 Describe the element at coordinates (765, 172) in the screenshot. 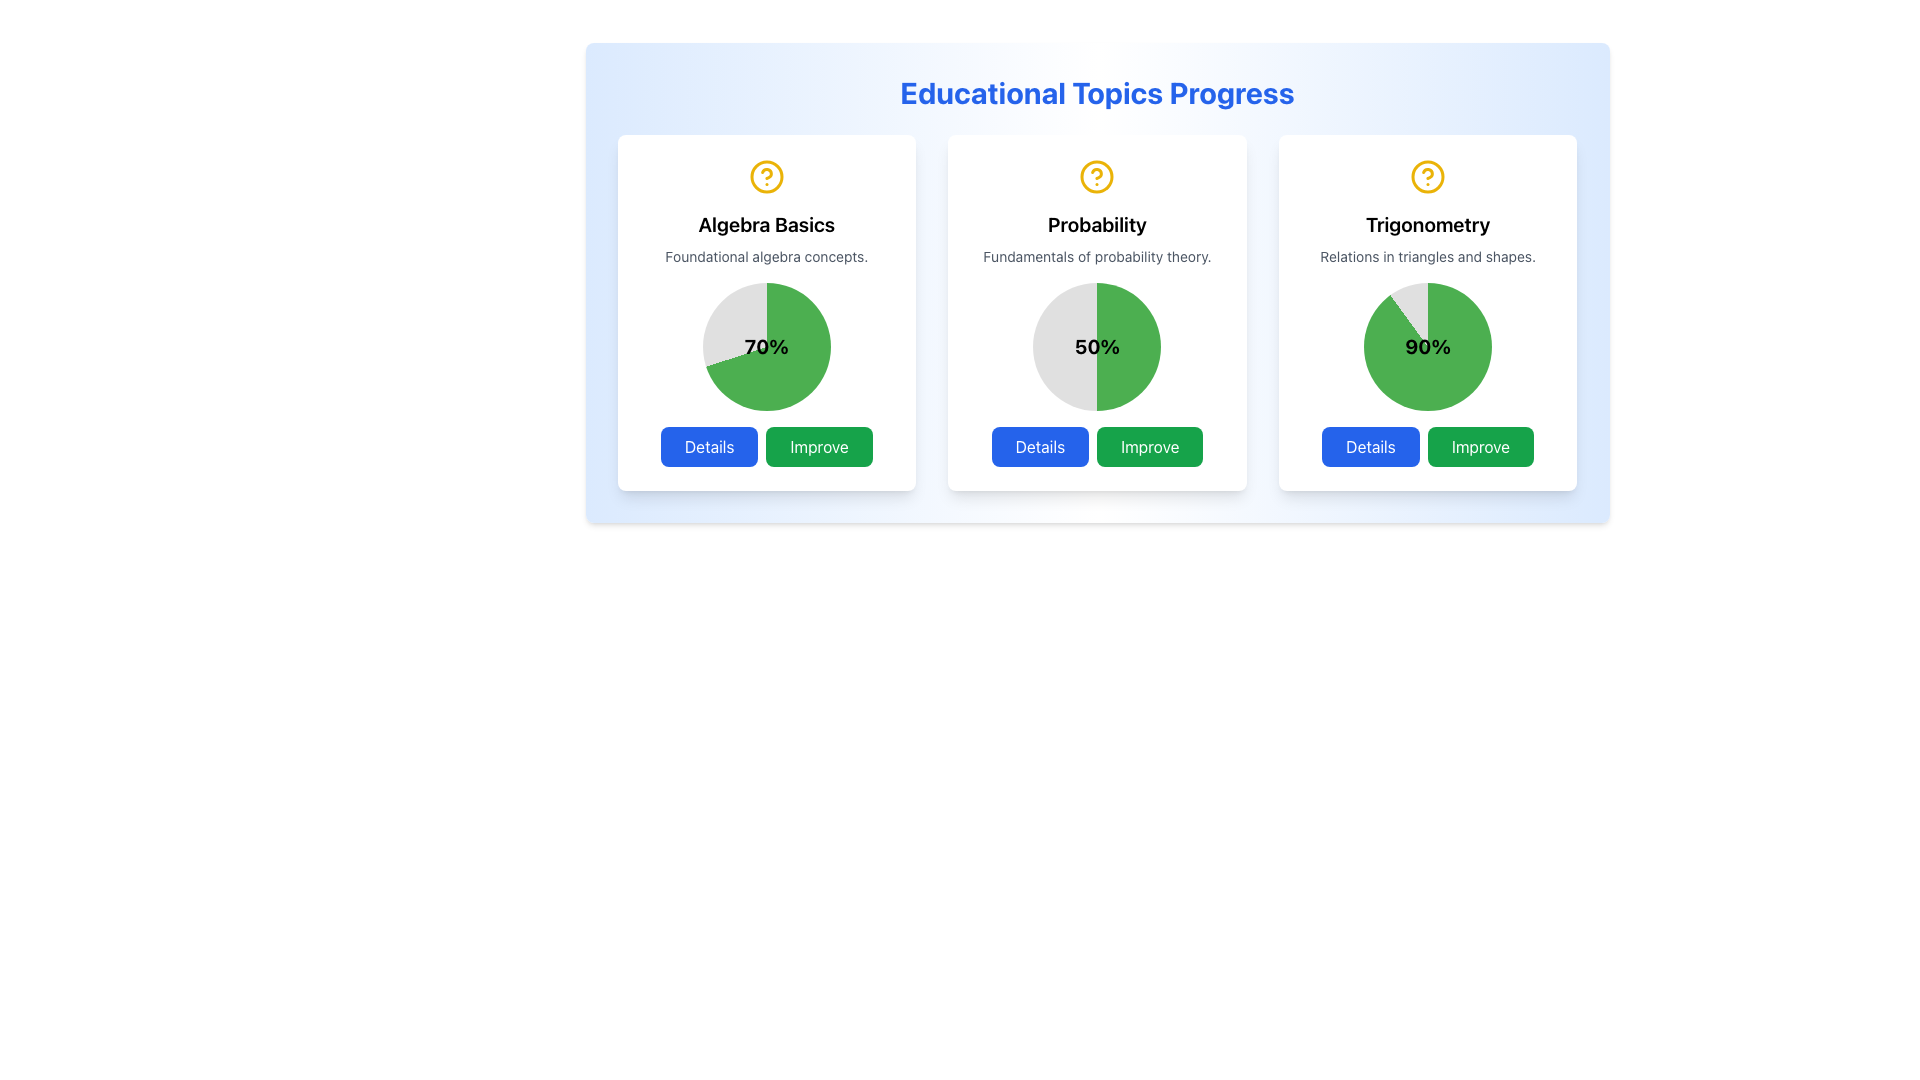

I see `the yellow stylized curve resembling part of a question mark symbol located within the circular icon above the 'Probability' card` at that location.